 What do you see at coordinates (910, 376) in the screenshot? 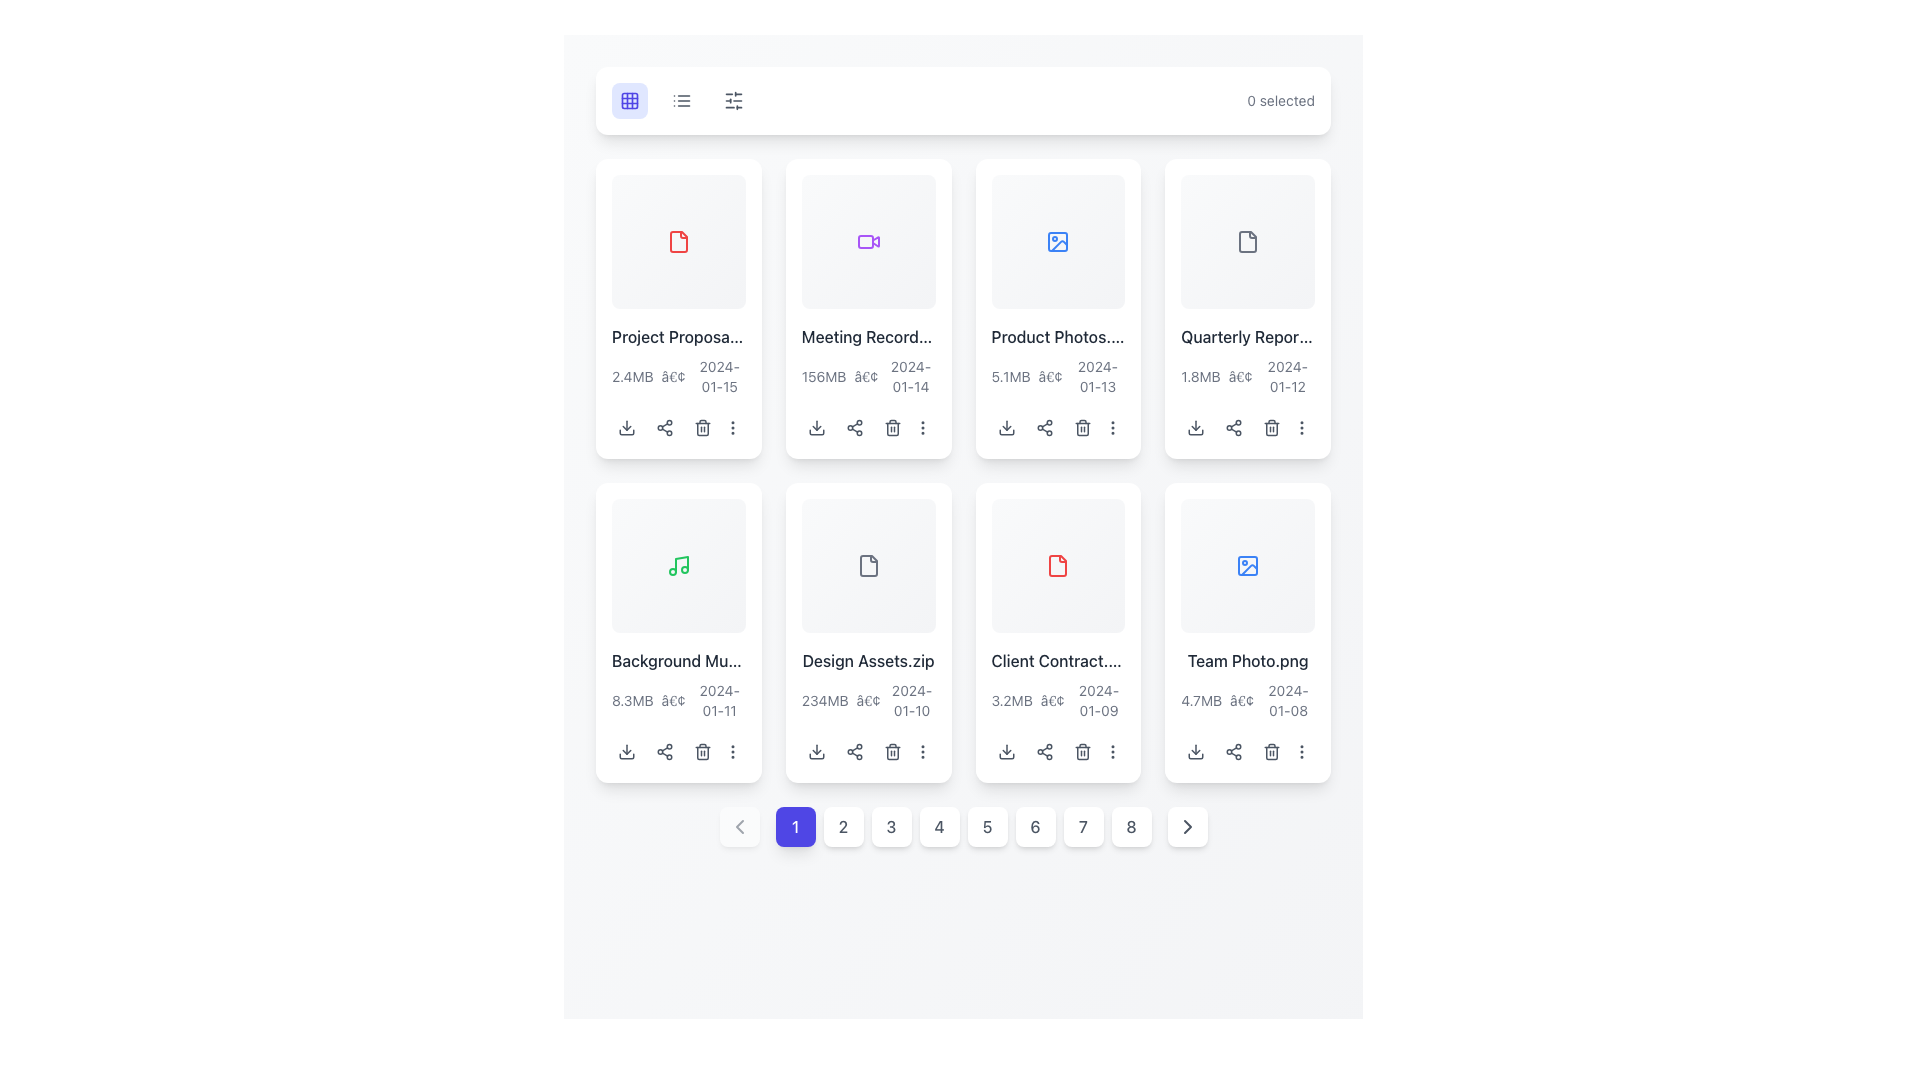
I see `the date label that appears after the file size label ('156MB') in the card located in the second column of the first row within a grid layout` at bounding box center [910, 376].